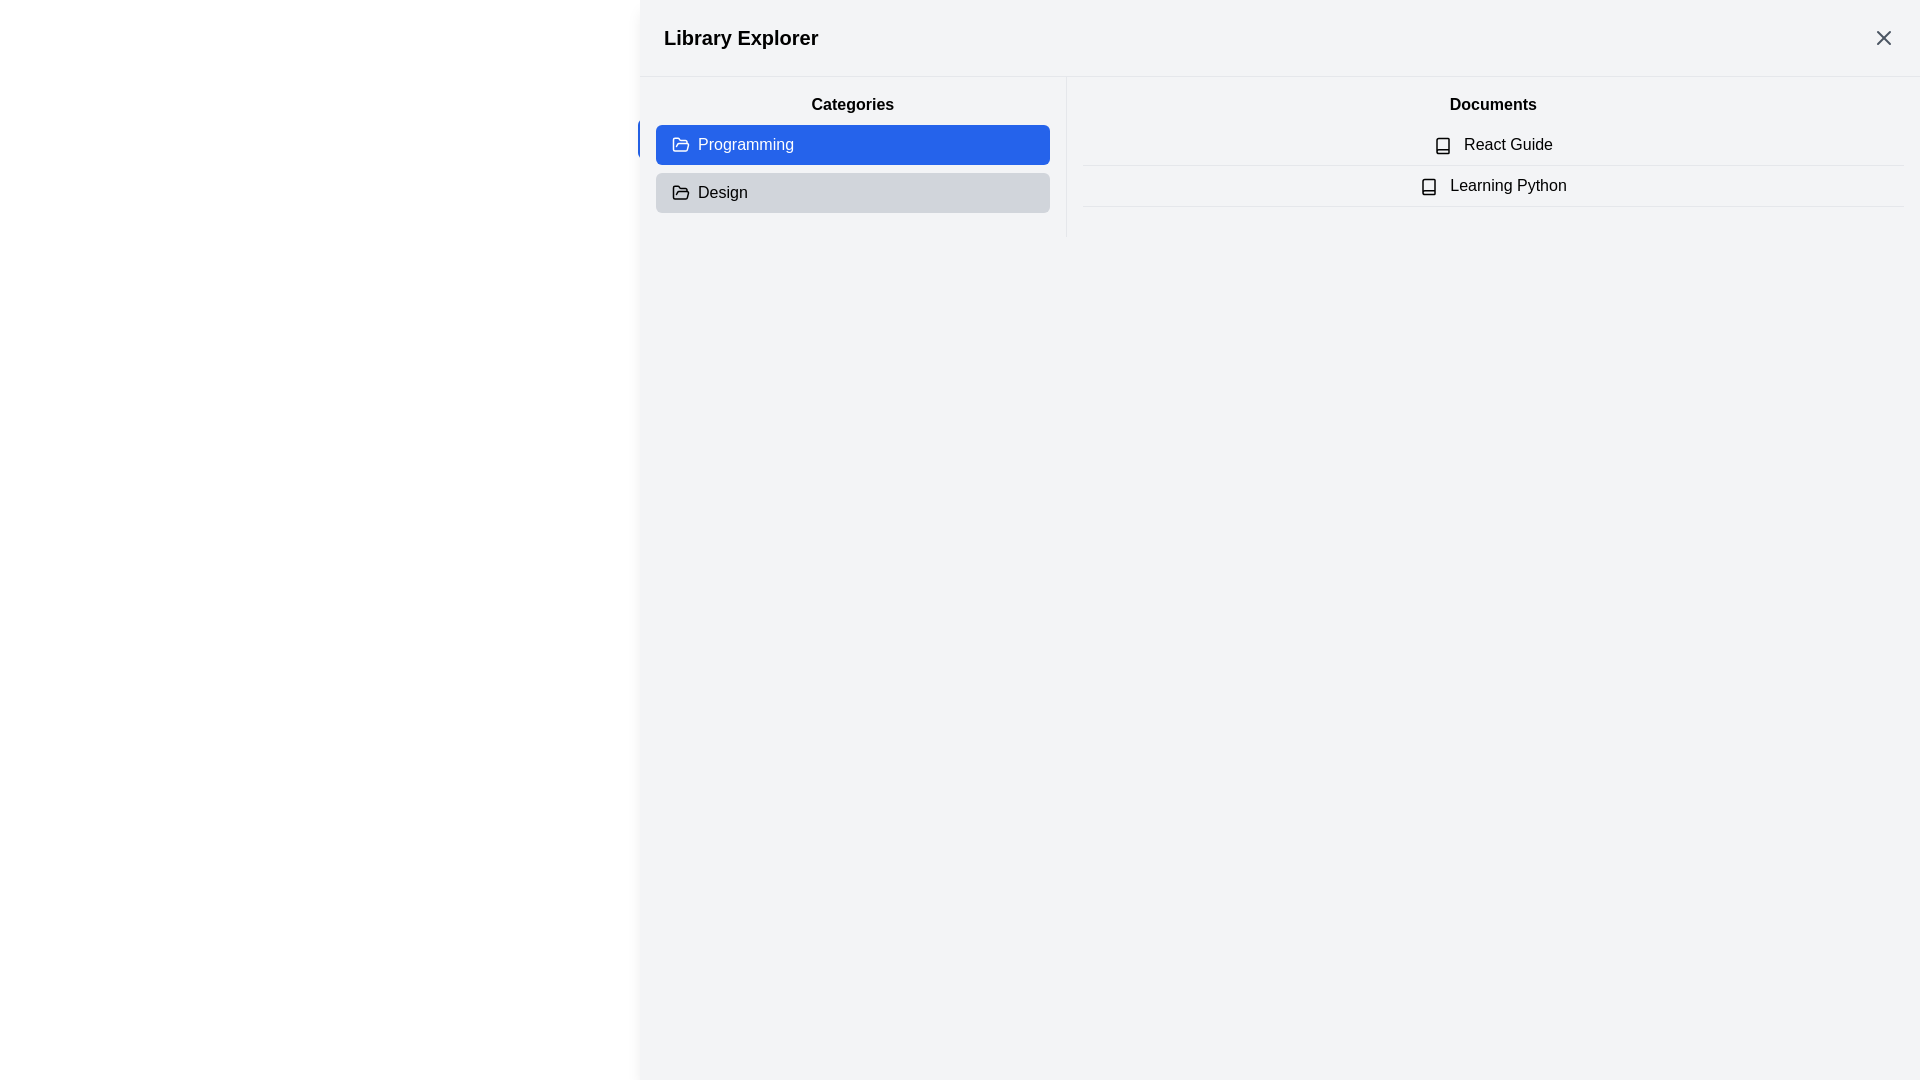  Describe the element at coordinates (852, 104) in the screenshot. I see `text content of the 'Categories' header, which is bold and located at the top of the list section in the left panel of the interface` at that location.